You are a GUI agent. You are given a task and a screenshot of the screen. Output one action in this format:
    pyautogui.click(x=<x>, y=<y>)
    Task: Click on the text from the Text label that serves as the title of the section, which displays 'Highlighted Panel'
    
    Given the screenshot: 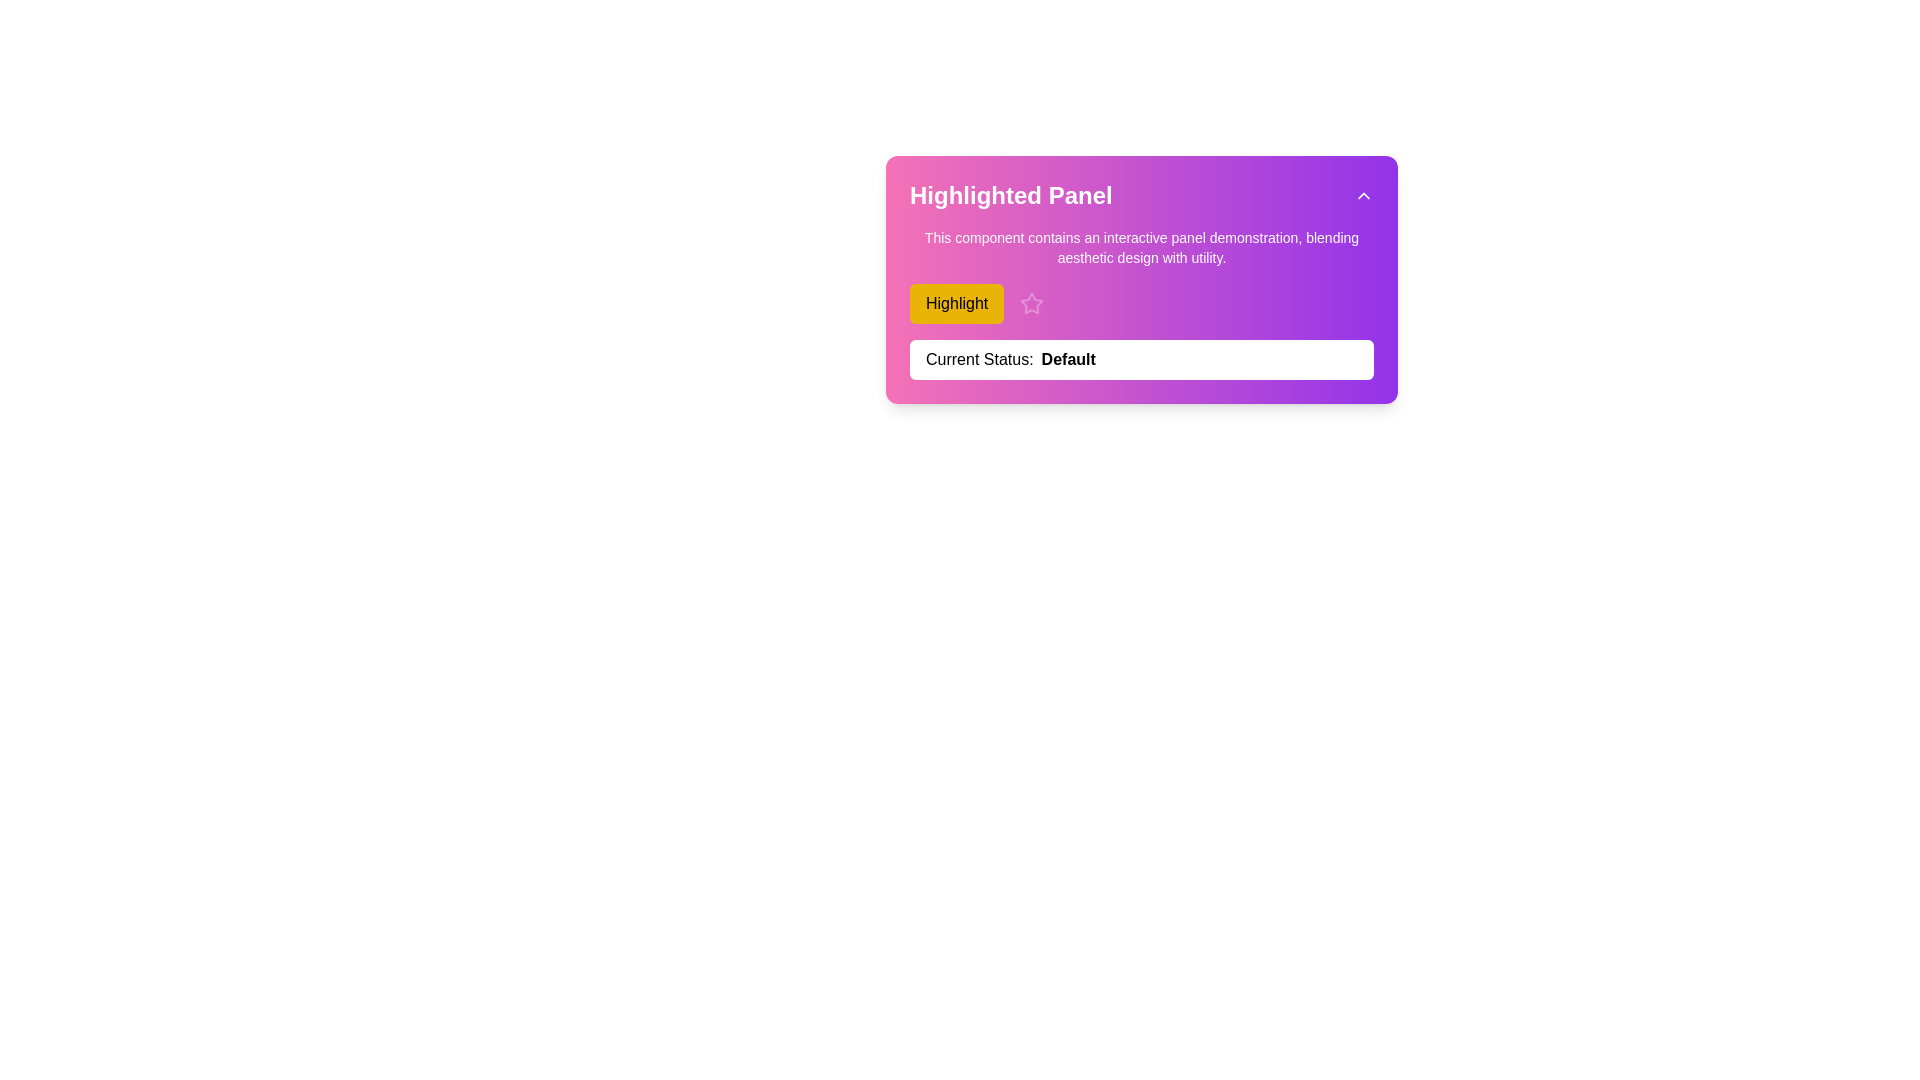 What is the action you would take?
    pyautogui.click(x=1011, y=196)
    